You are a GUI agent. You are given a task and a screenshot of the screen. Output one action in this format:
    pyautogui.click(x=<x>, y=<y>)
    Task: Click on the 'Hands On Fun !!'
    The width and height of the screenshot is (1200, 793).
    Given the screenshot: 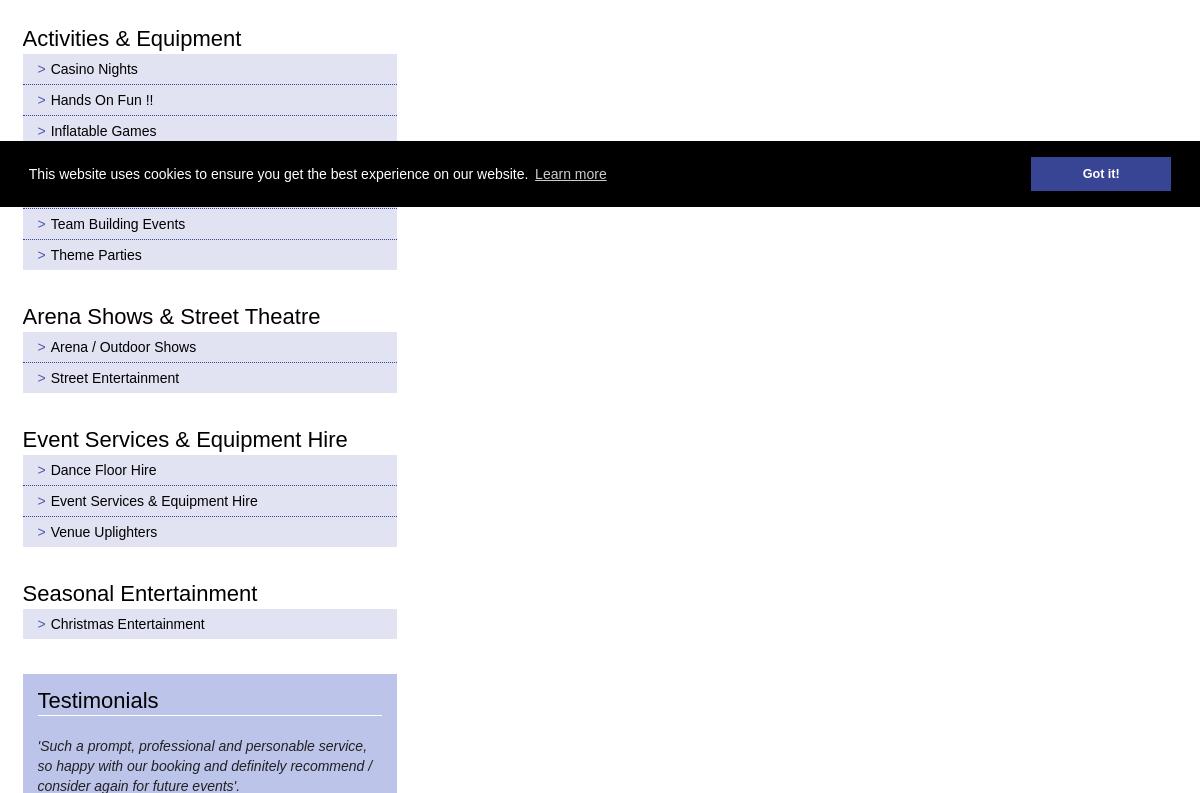 What is the action you would take?
    pyautogui.click(x=50, y=97)
    